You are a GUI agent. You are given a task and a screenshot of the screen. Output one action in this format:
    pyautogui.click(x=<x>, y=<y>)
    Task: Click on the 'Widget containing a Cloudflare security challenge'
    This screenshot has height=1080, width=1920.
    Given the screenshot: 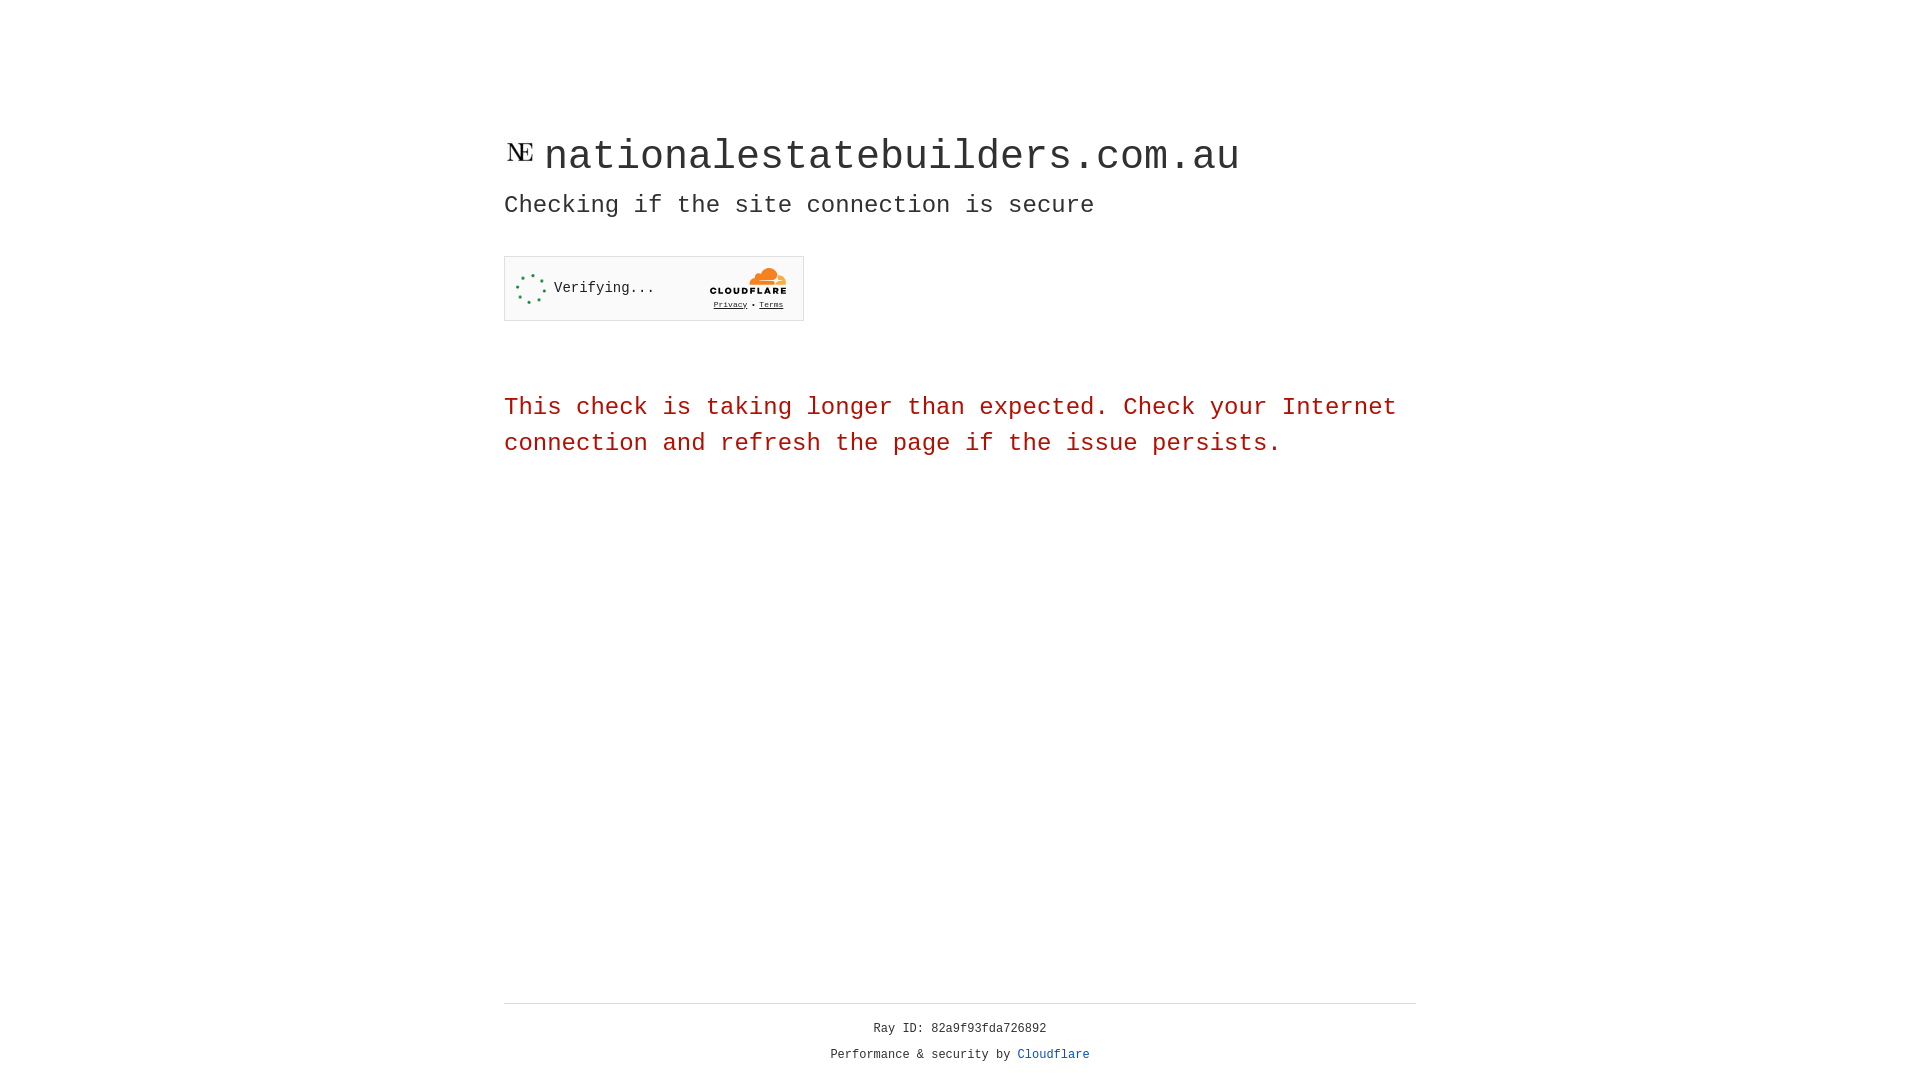 What is the action you would take?
    pyautogui.click(x=653, y=288)
    